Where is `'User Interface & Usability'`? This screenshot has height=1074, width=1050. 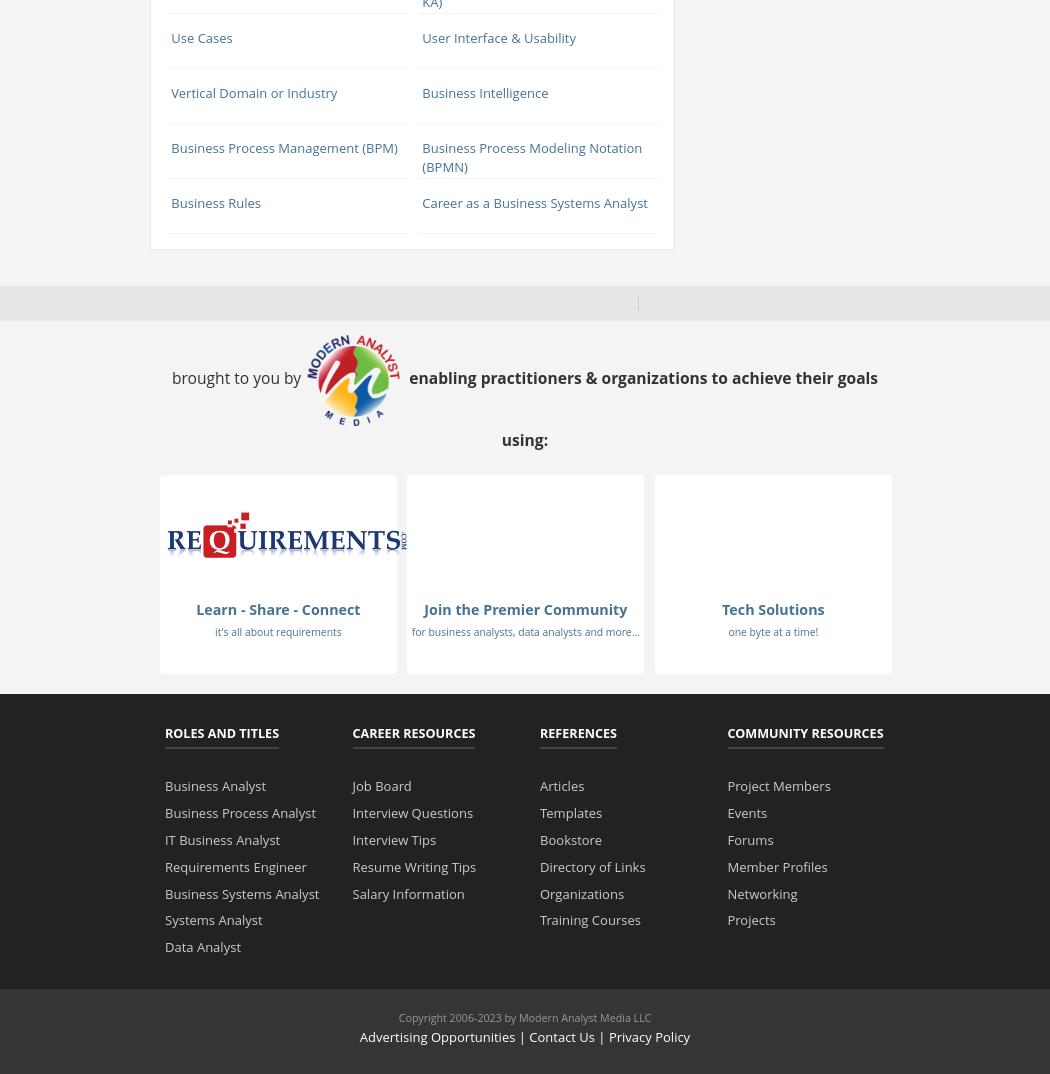
'User Interface & Usability' is located at coordinates (497, 36).